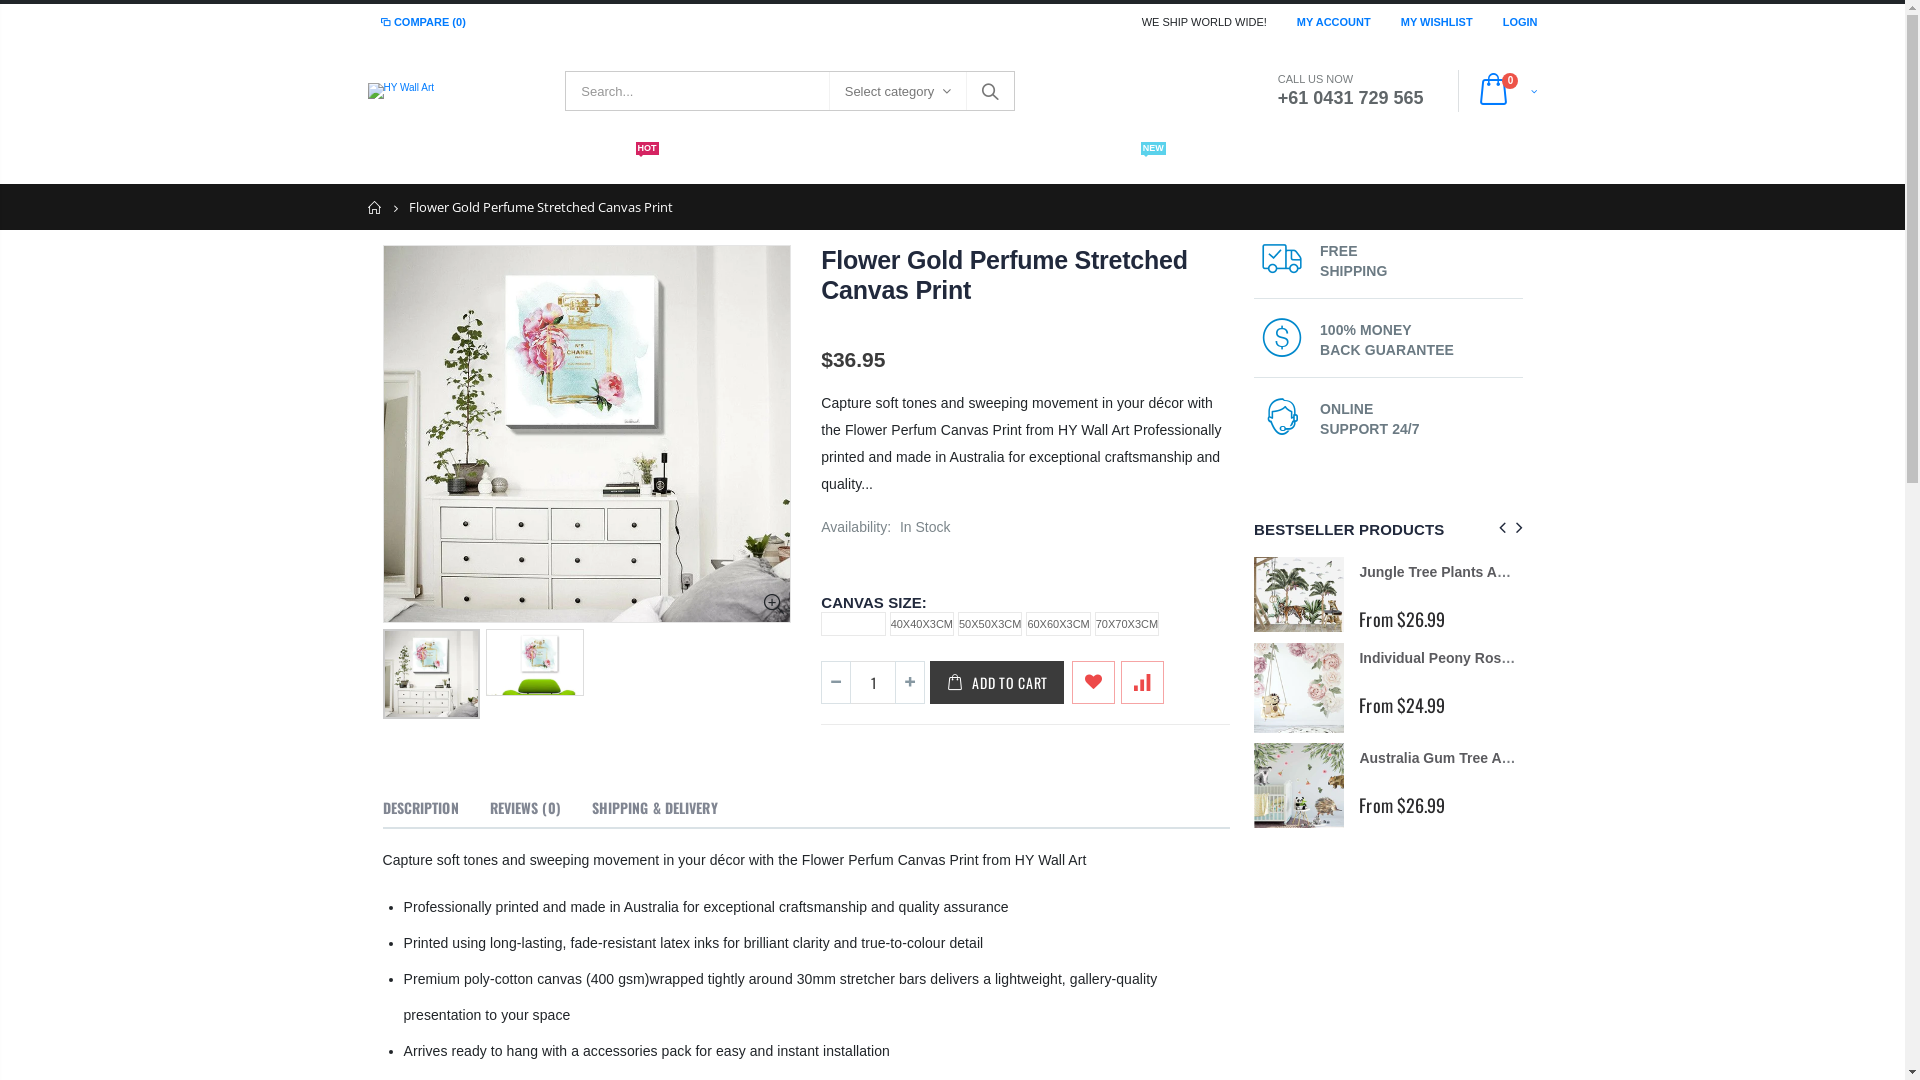 Image resolution: width=1920 pixels, height=1080 pixels. I want to click on 'SHIPPING & DELIVERY', so click(654, 808).